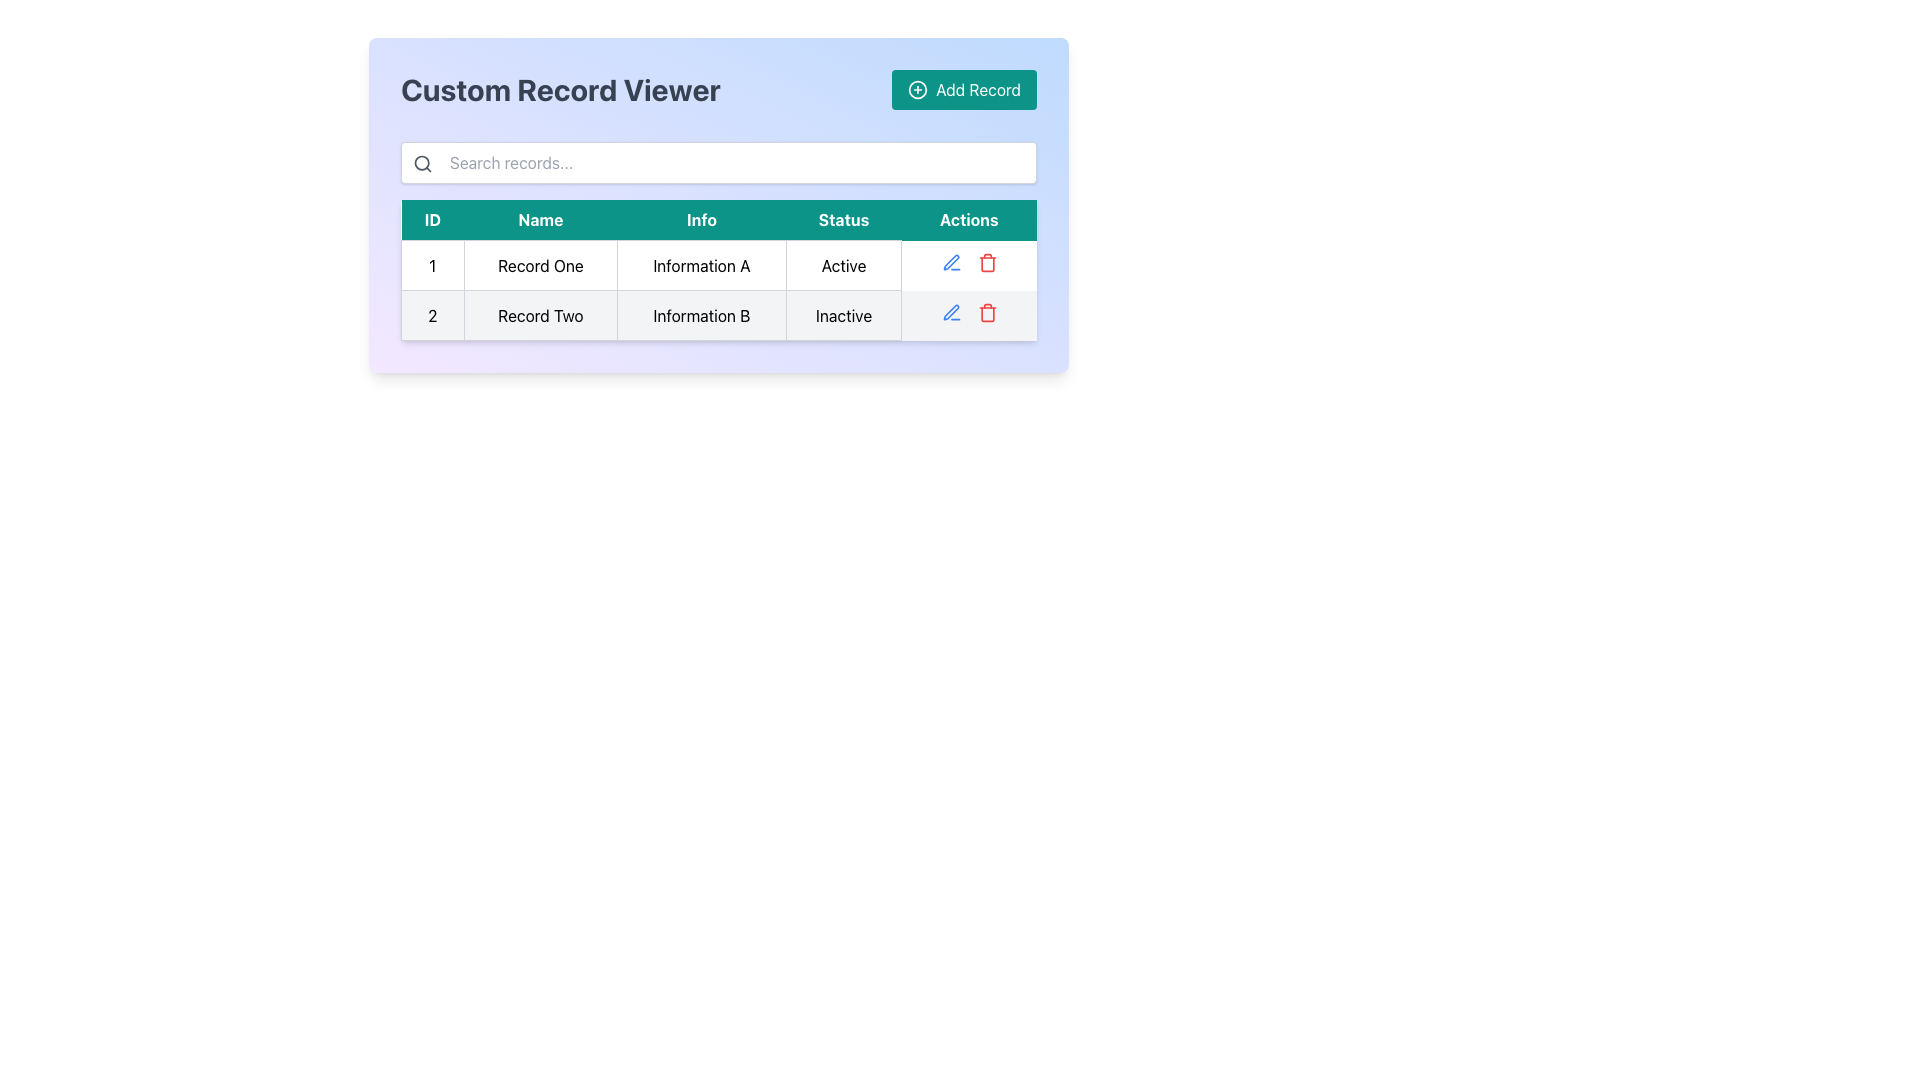 This screenshot has width=1920, height=1080. Describe the element at coordinates (987, 261) in the screenshot. I see `the trash bin icon button located` at that location.